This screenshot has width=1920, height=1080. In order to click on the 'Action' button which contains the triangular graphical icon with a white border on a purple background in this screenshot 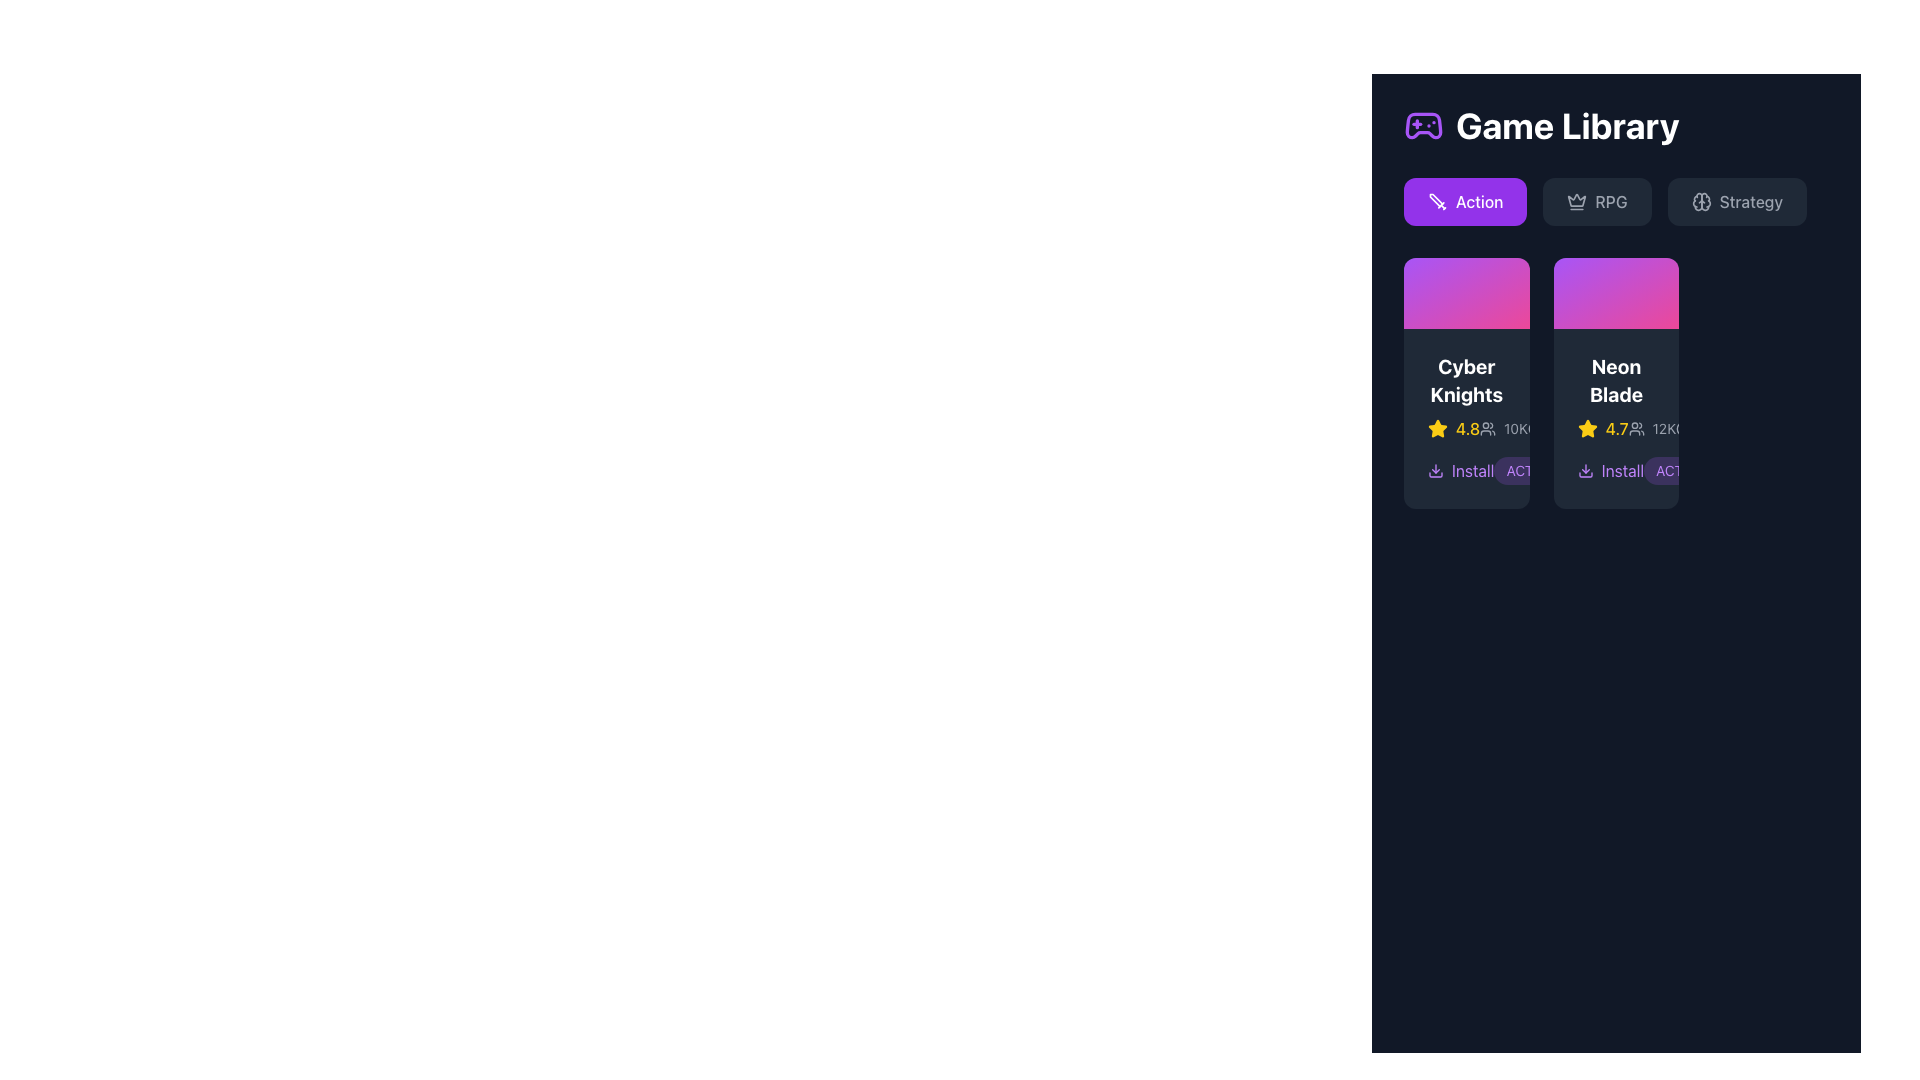, I will do `click(1434, 200)`.